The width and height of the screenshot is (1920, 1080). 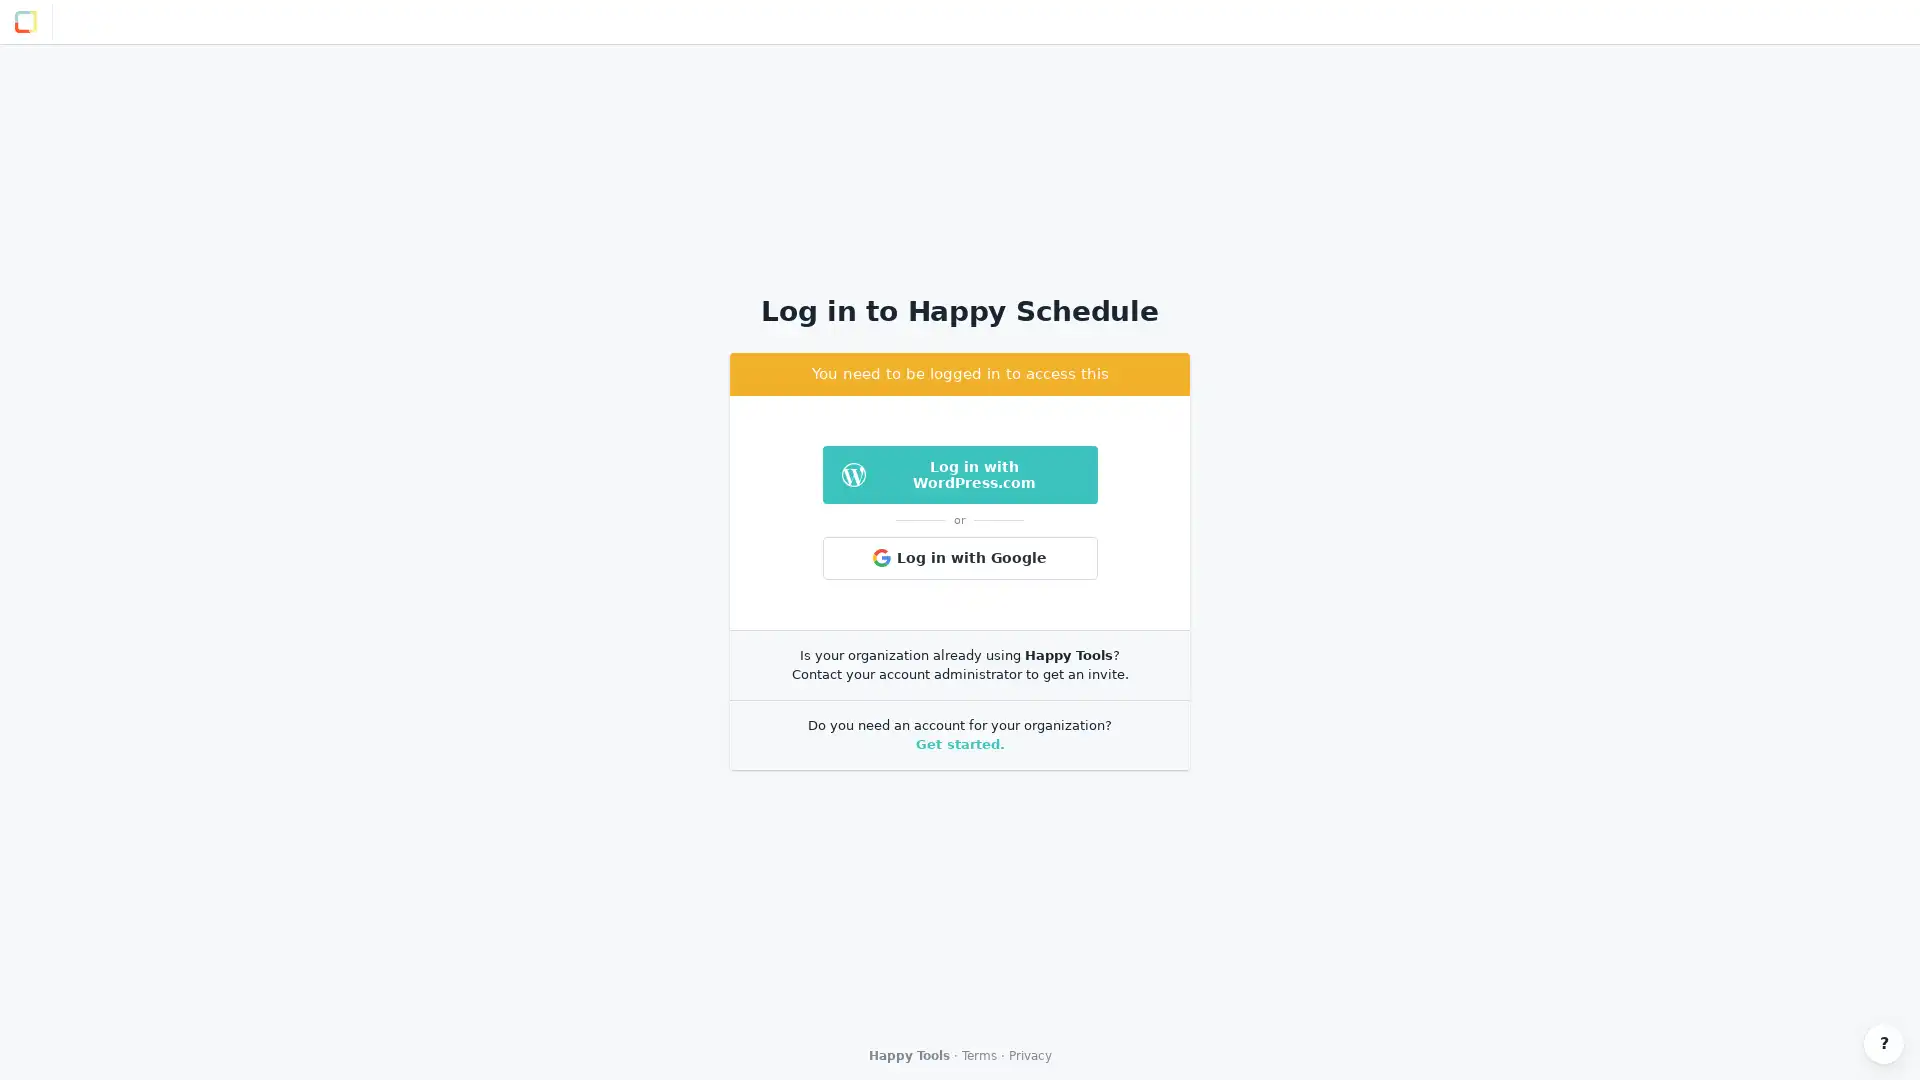 I want to click on Log in with Google, so click(x=958, y=557).